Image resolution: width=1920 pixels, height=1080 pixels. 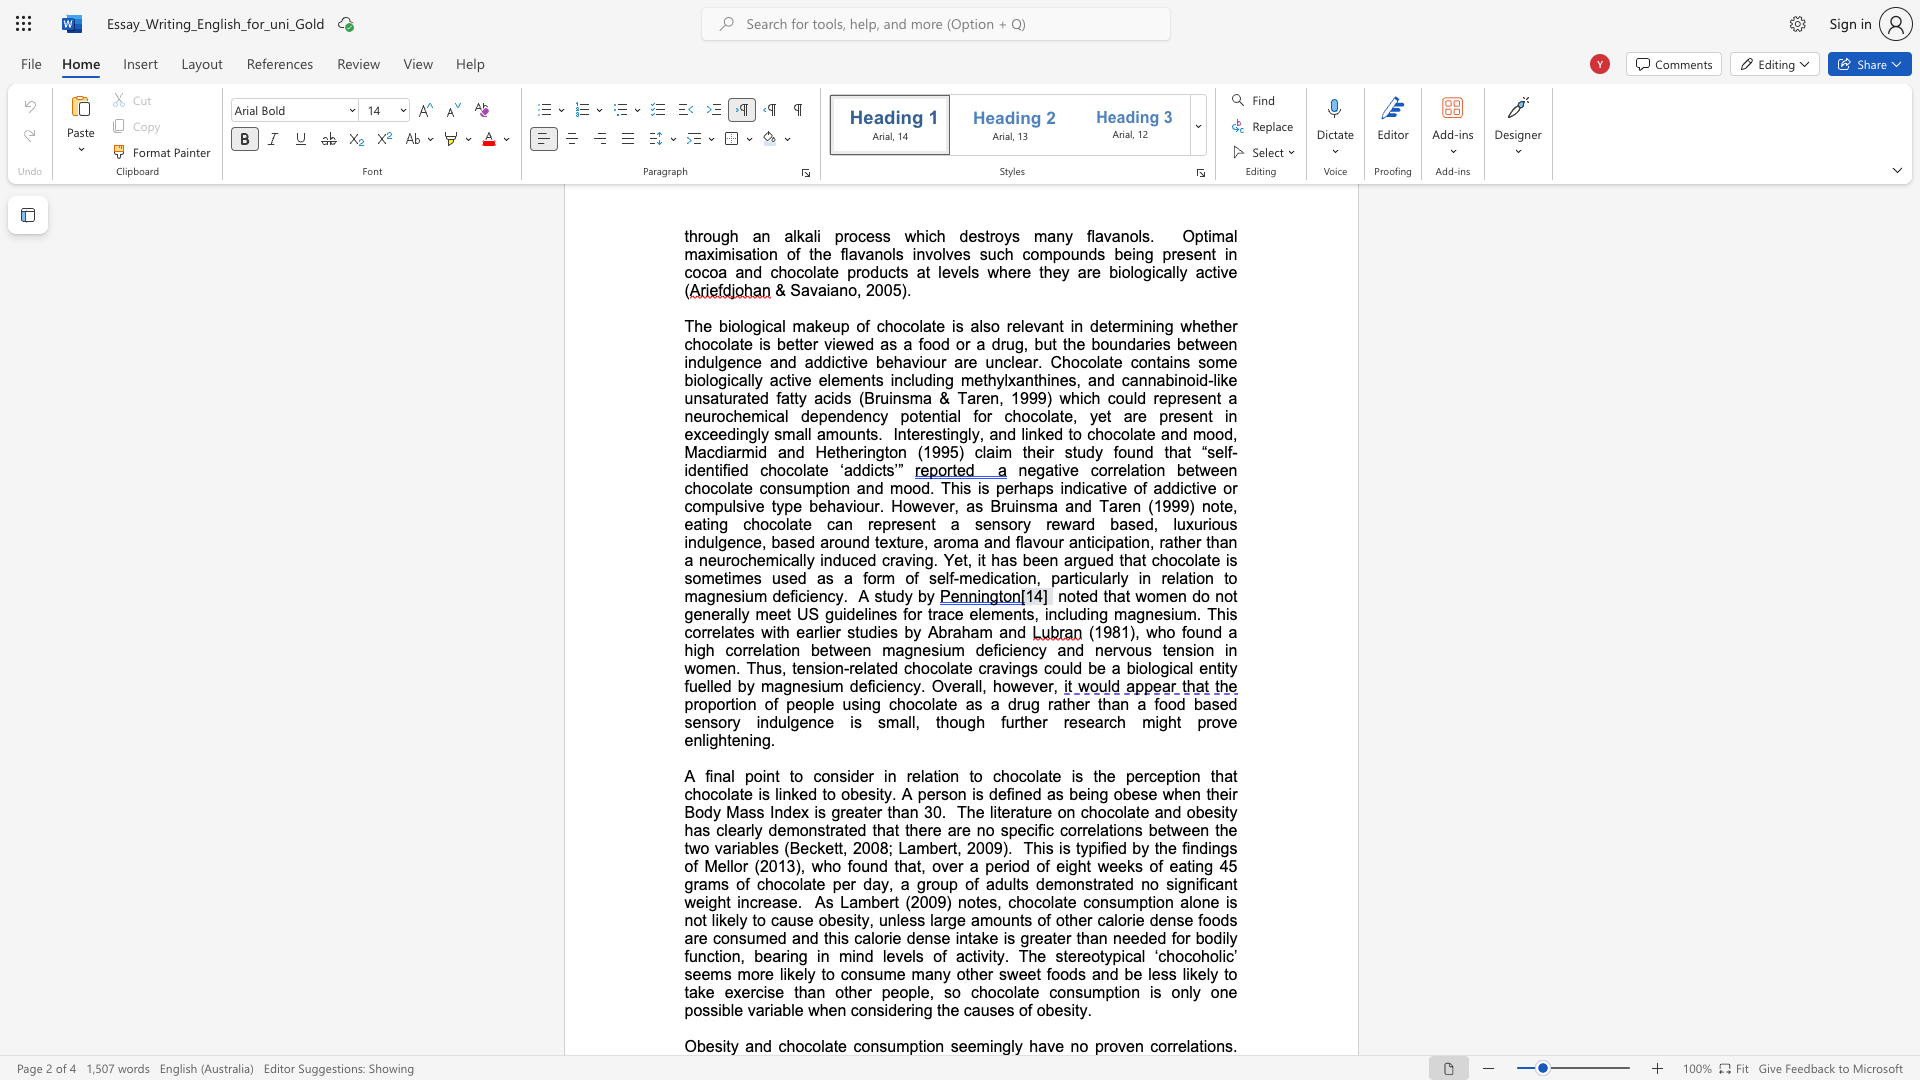 What do you see at coordinates (729, 1045) in the screenshot?
I see `the subset text "y and chocolate consumption" within the text "Obesity and chocolate consumption"` at bounding box center [729, 1045].